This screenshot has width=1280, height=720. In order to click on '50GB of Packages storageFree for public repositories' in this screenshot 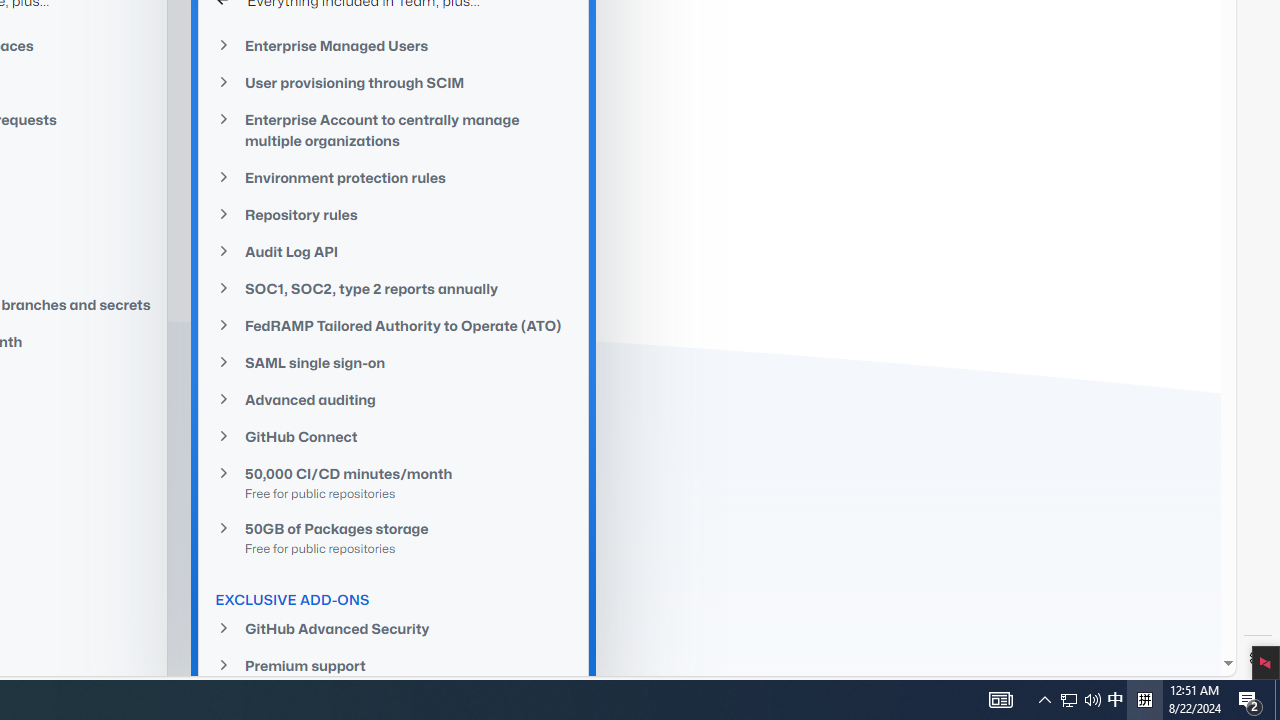, I will do `click(394, 536)`.